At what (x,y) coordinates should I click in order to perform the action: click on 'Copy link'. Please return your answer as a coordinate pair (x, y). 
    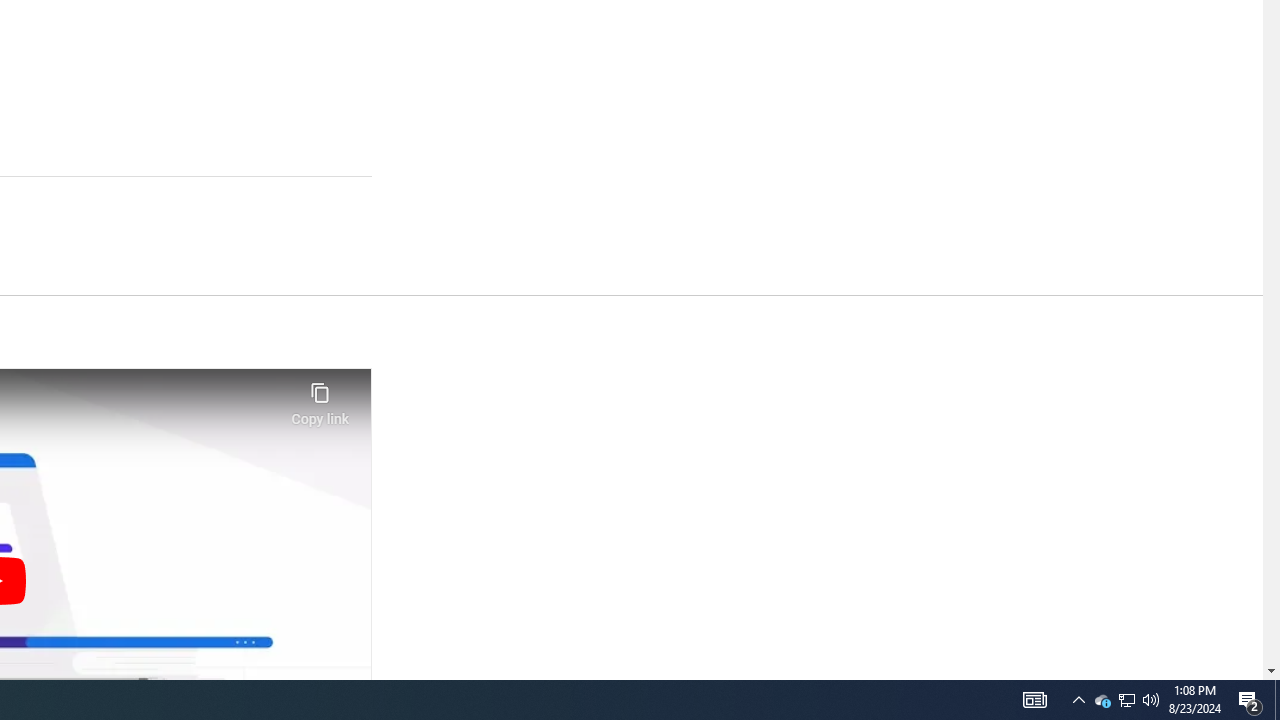
    Looking at the image, I should click on (320, 398).